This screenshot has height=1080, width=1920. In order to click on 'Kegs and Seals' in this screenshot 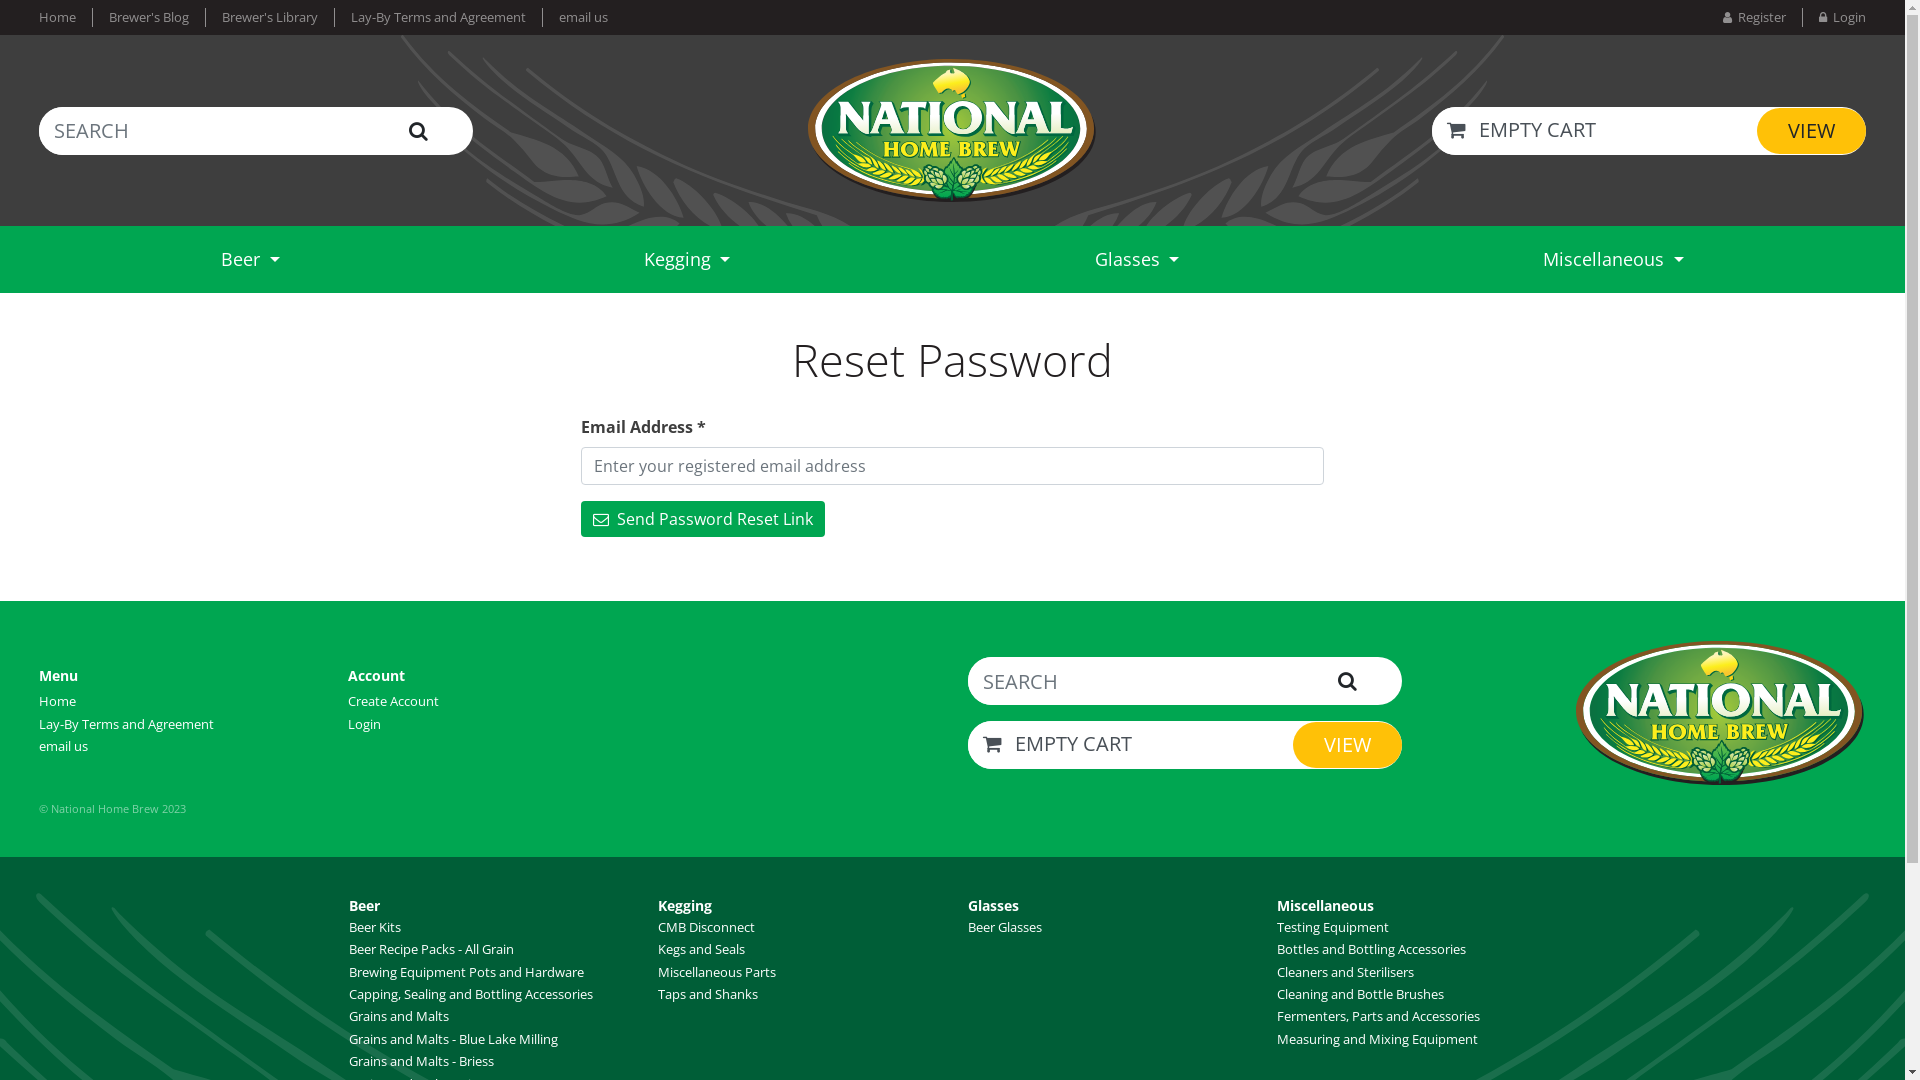, I will do `click(701, 947)`.